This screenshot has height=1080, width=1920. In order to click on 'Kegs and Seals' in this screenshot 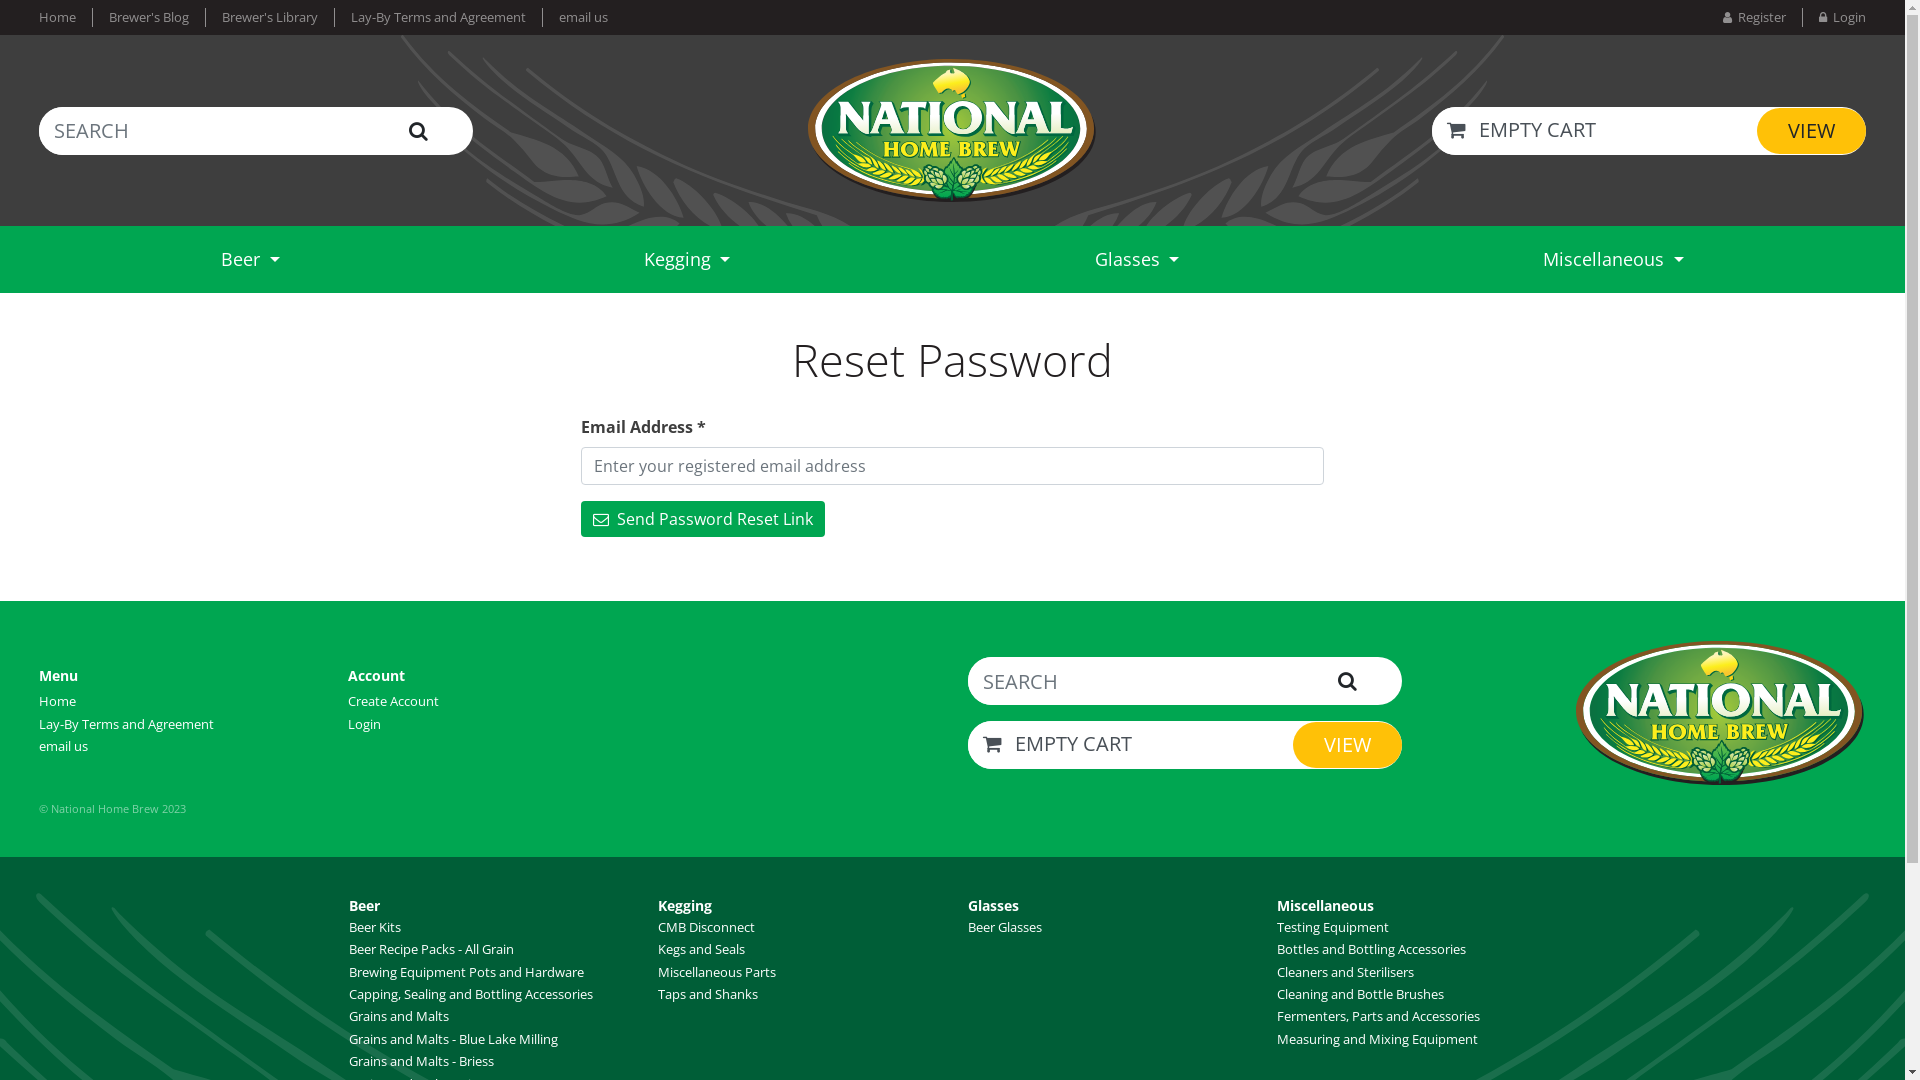, I will do `click(701, 947)`.